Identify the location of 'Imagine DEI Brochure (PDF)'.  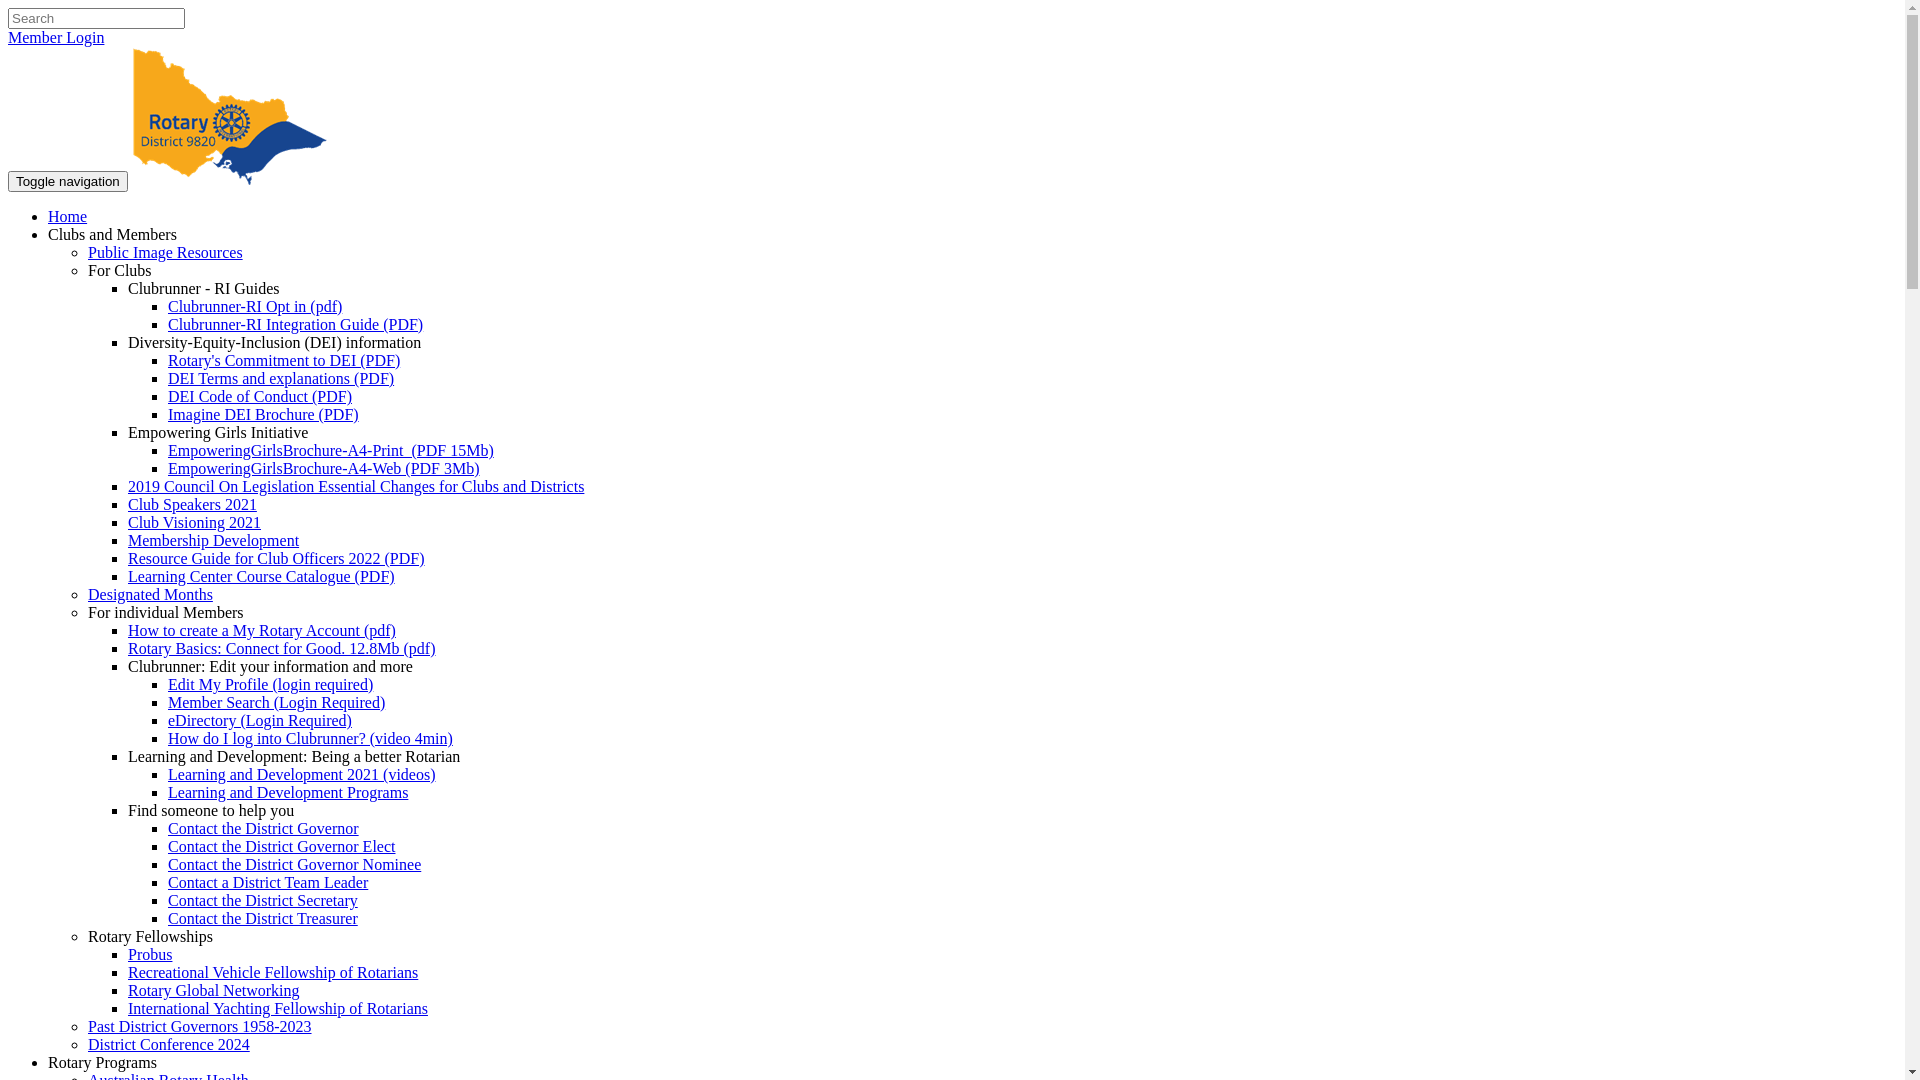
(168, 413).